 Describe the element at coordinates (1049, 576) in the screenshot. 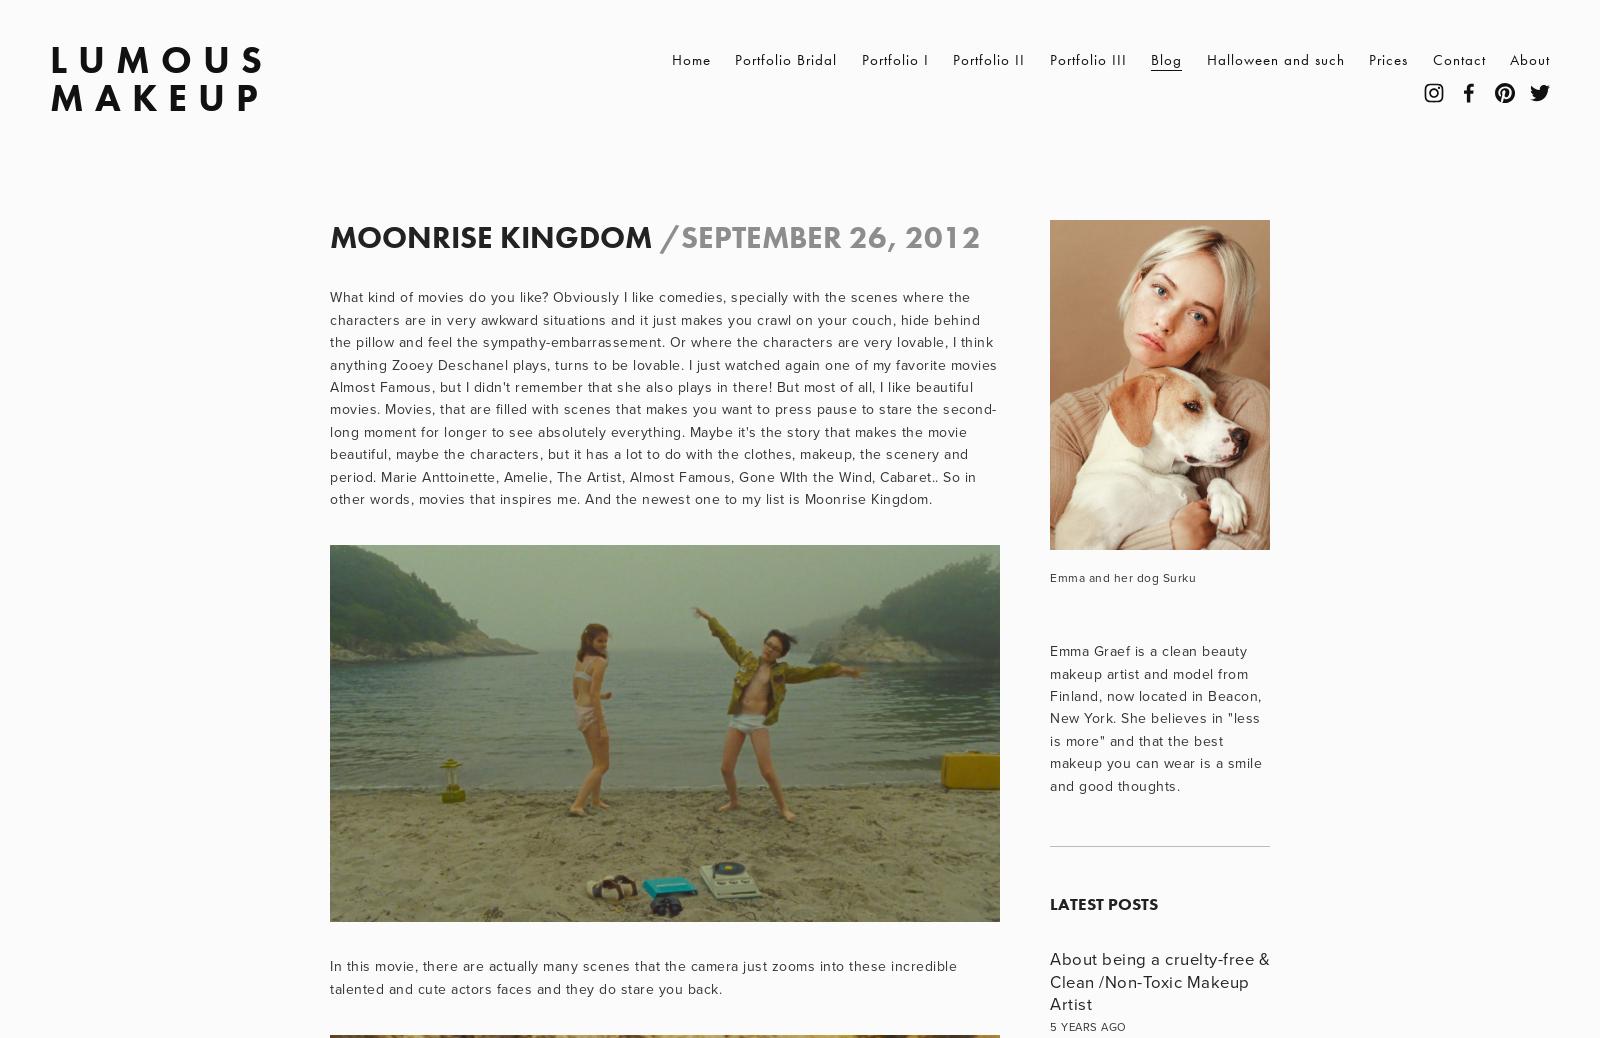

I see `'Emma and her dog Surku'` at that location.